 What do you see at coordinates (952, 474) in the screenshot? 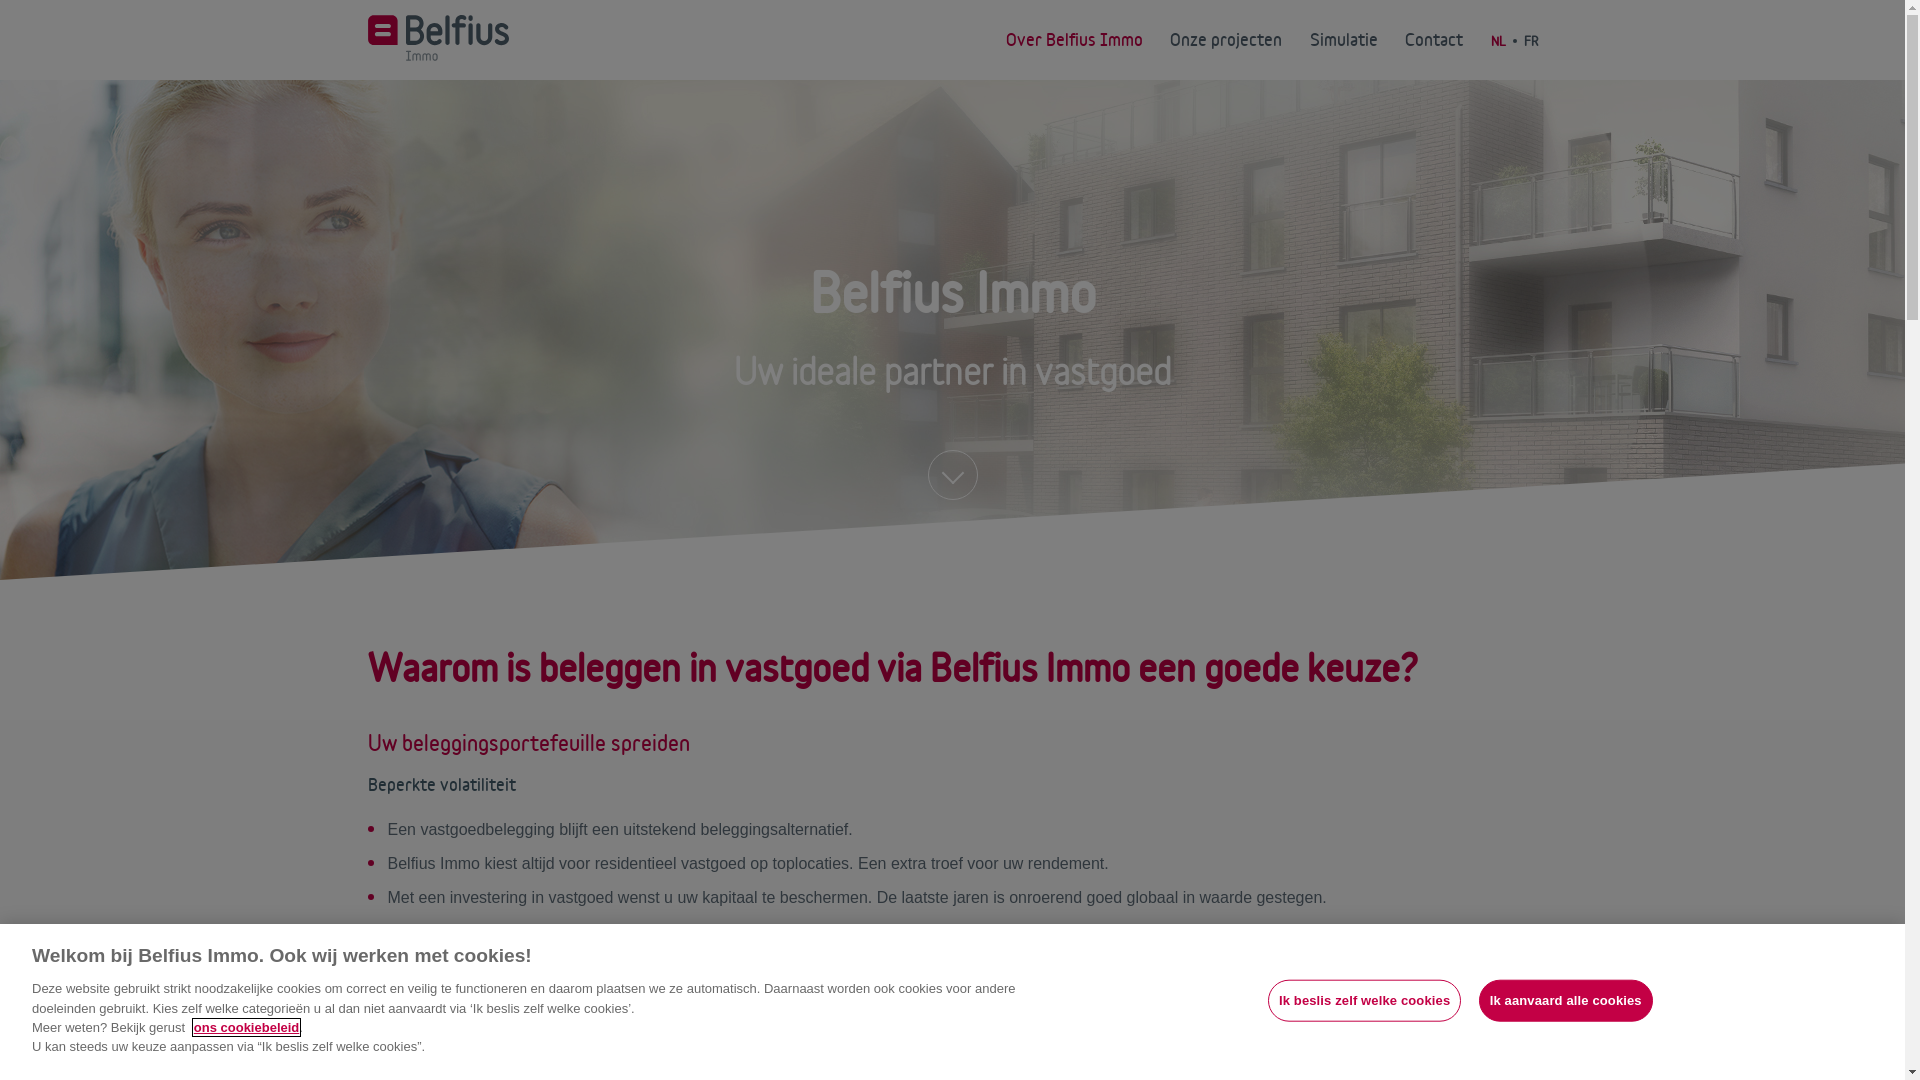
I see `'Go down'` at bounding box center [952, 474].